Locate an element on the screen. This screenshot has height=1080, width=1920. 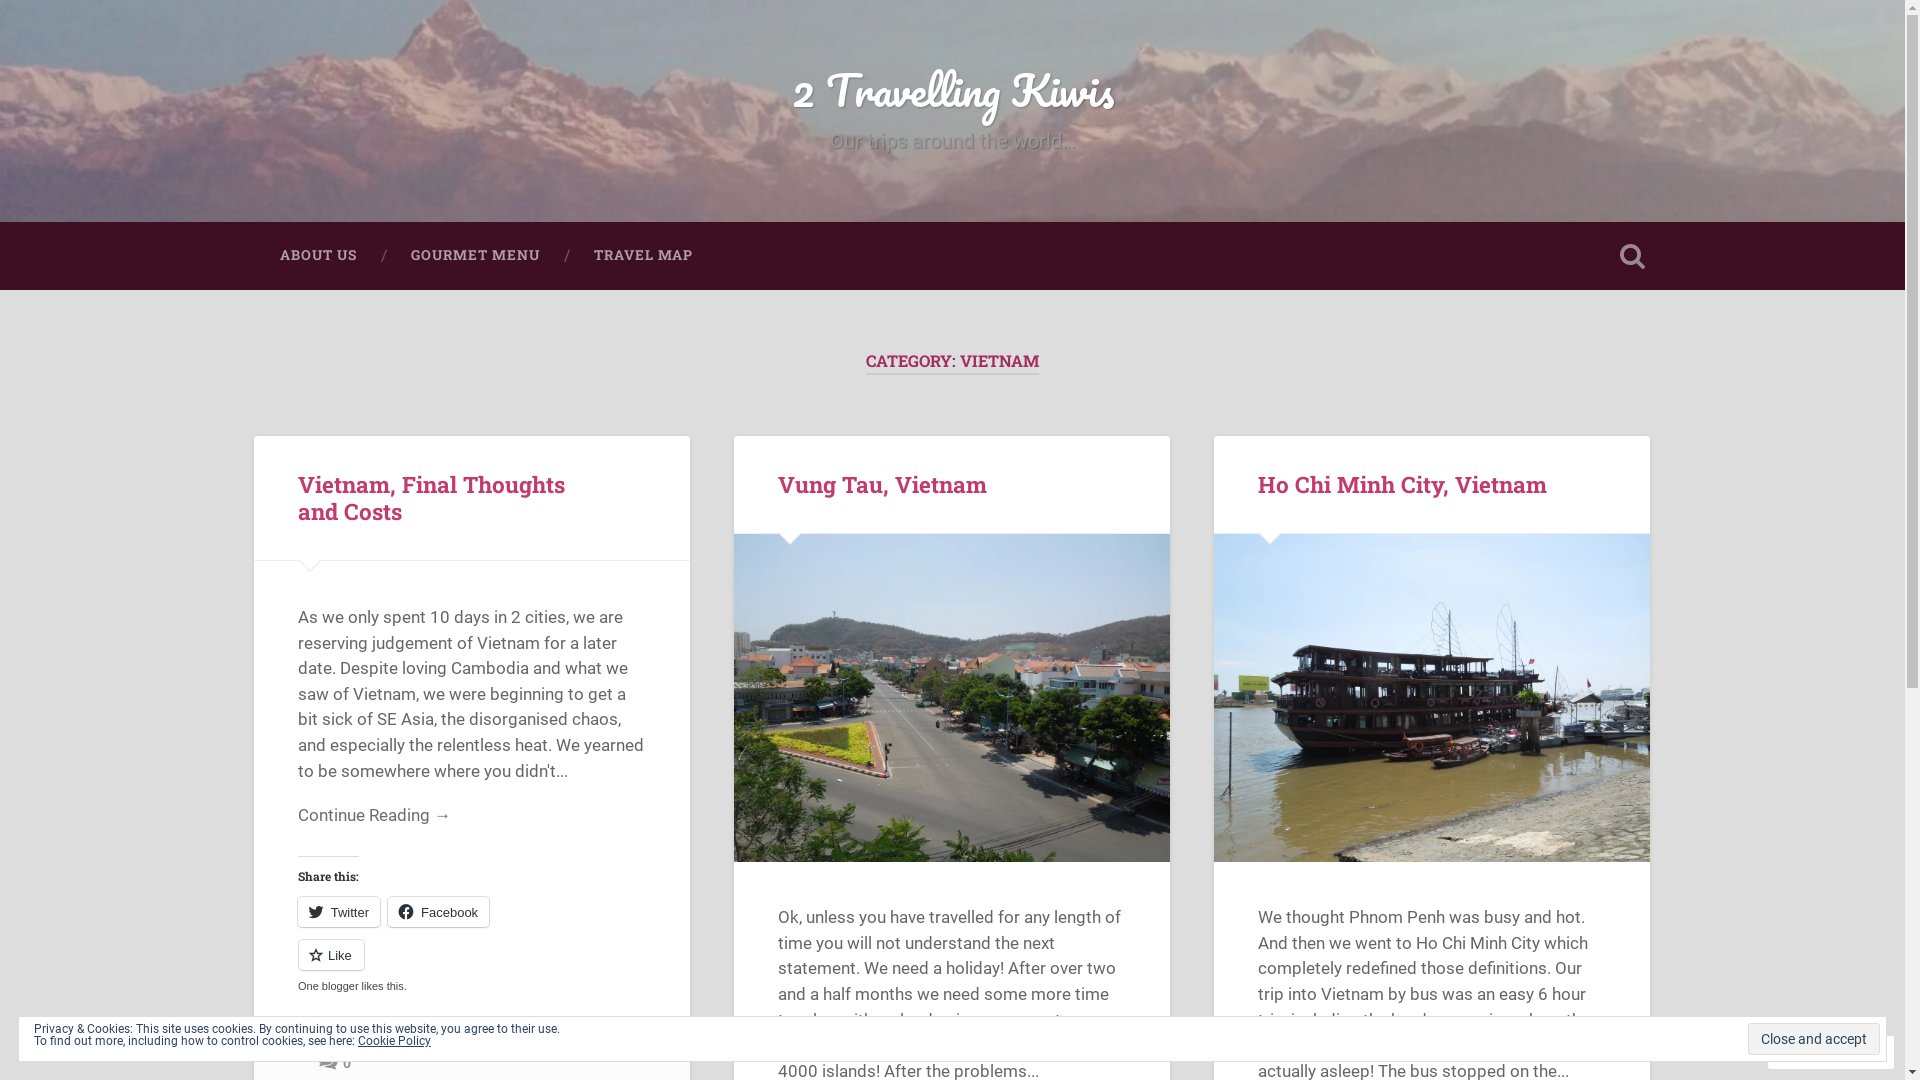
'2 Travelling Kiwis' is located at coordinates (952, 88).